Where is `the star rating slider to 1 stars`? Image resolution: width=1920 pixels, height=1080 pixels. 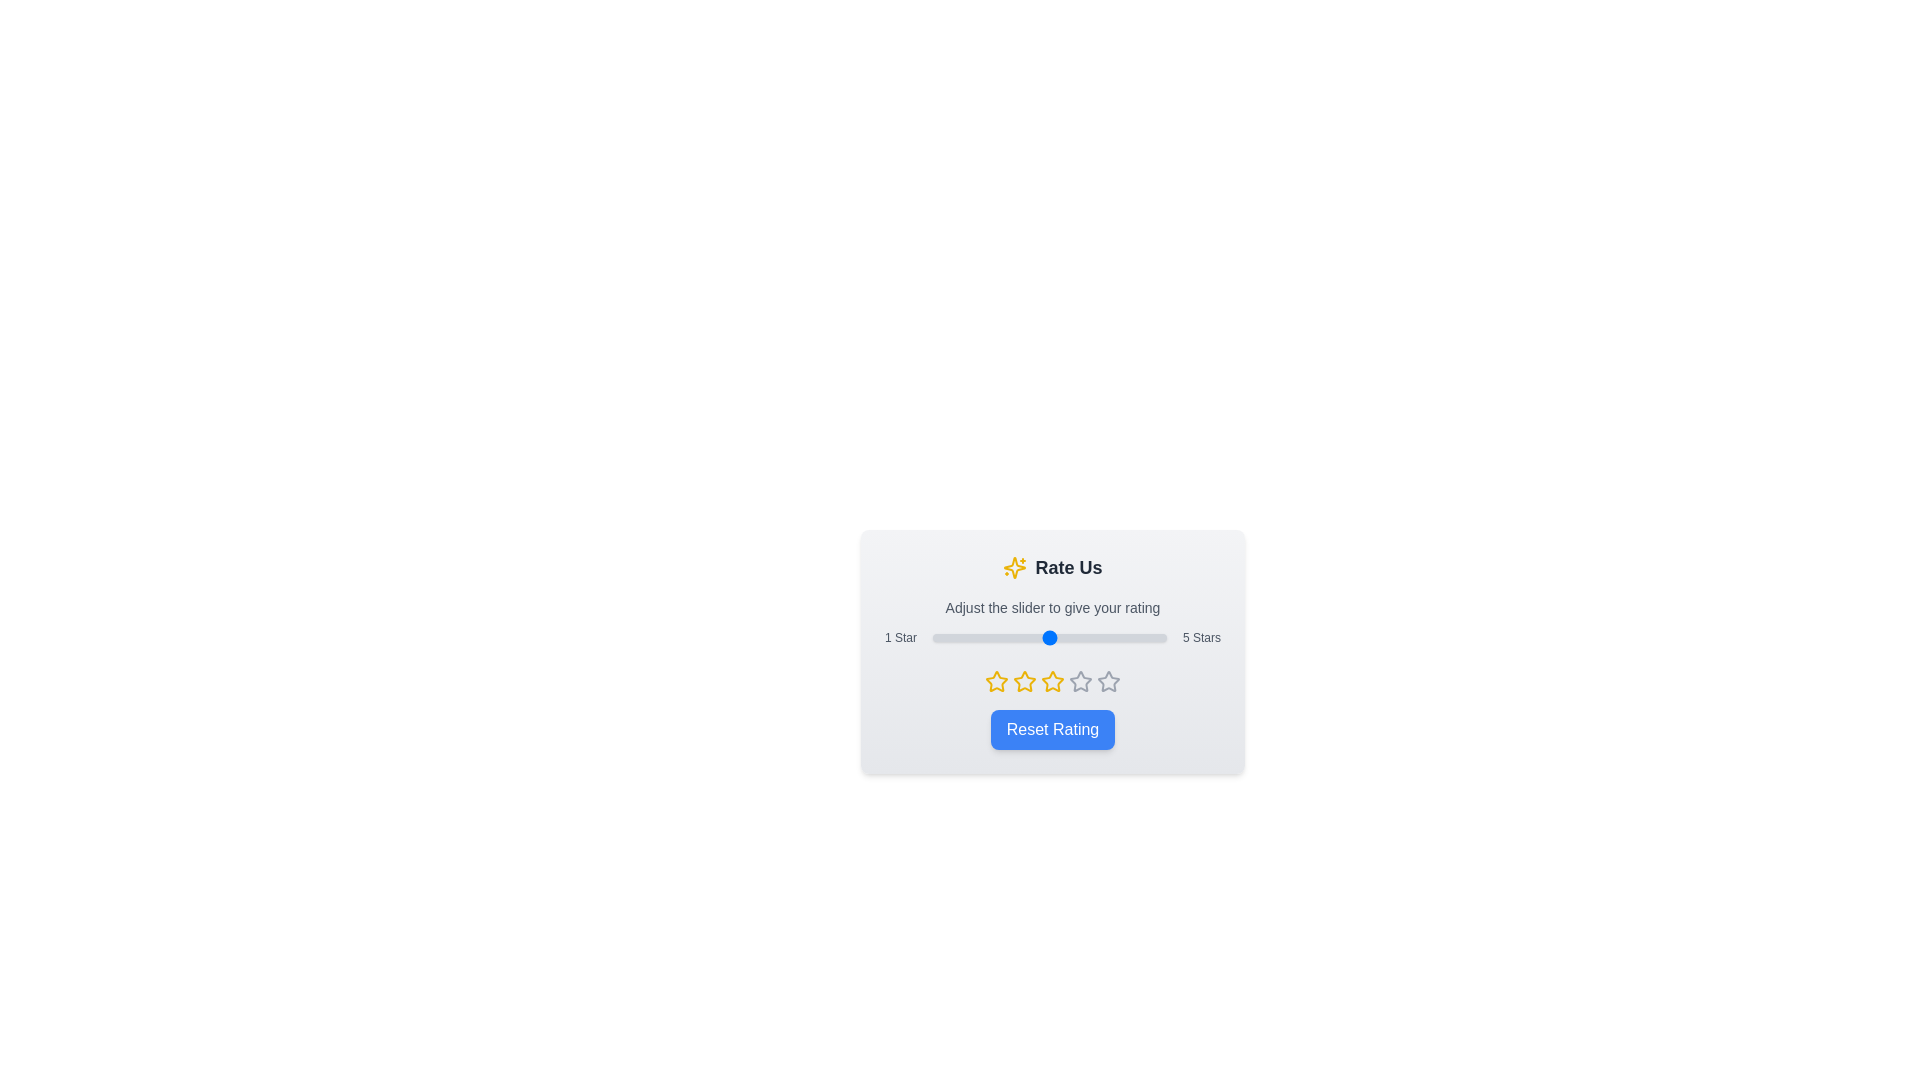
the star rating slider to 1 stars is located at coordinates (931, 637).